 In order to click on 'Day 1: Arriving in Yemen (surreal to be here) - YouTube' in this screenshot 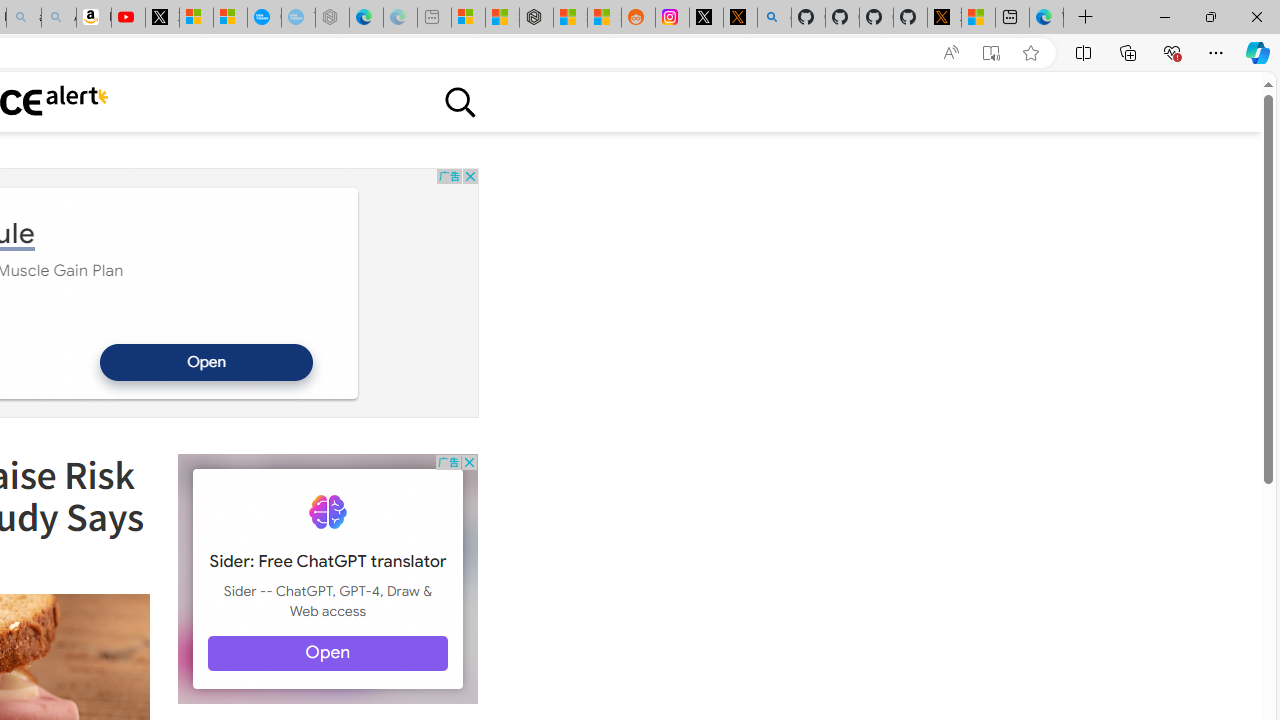, I will do `click(127, 17)`.